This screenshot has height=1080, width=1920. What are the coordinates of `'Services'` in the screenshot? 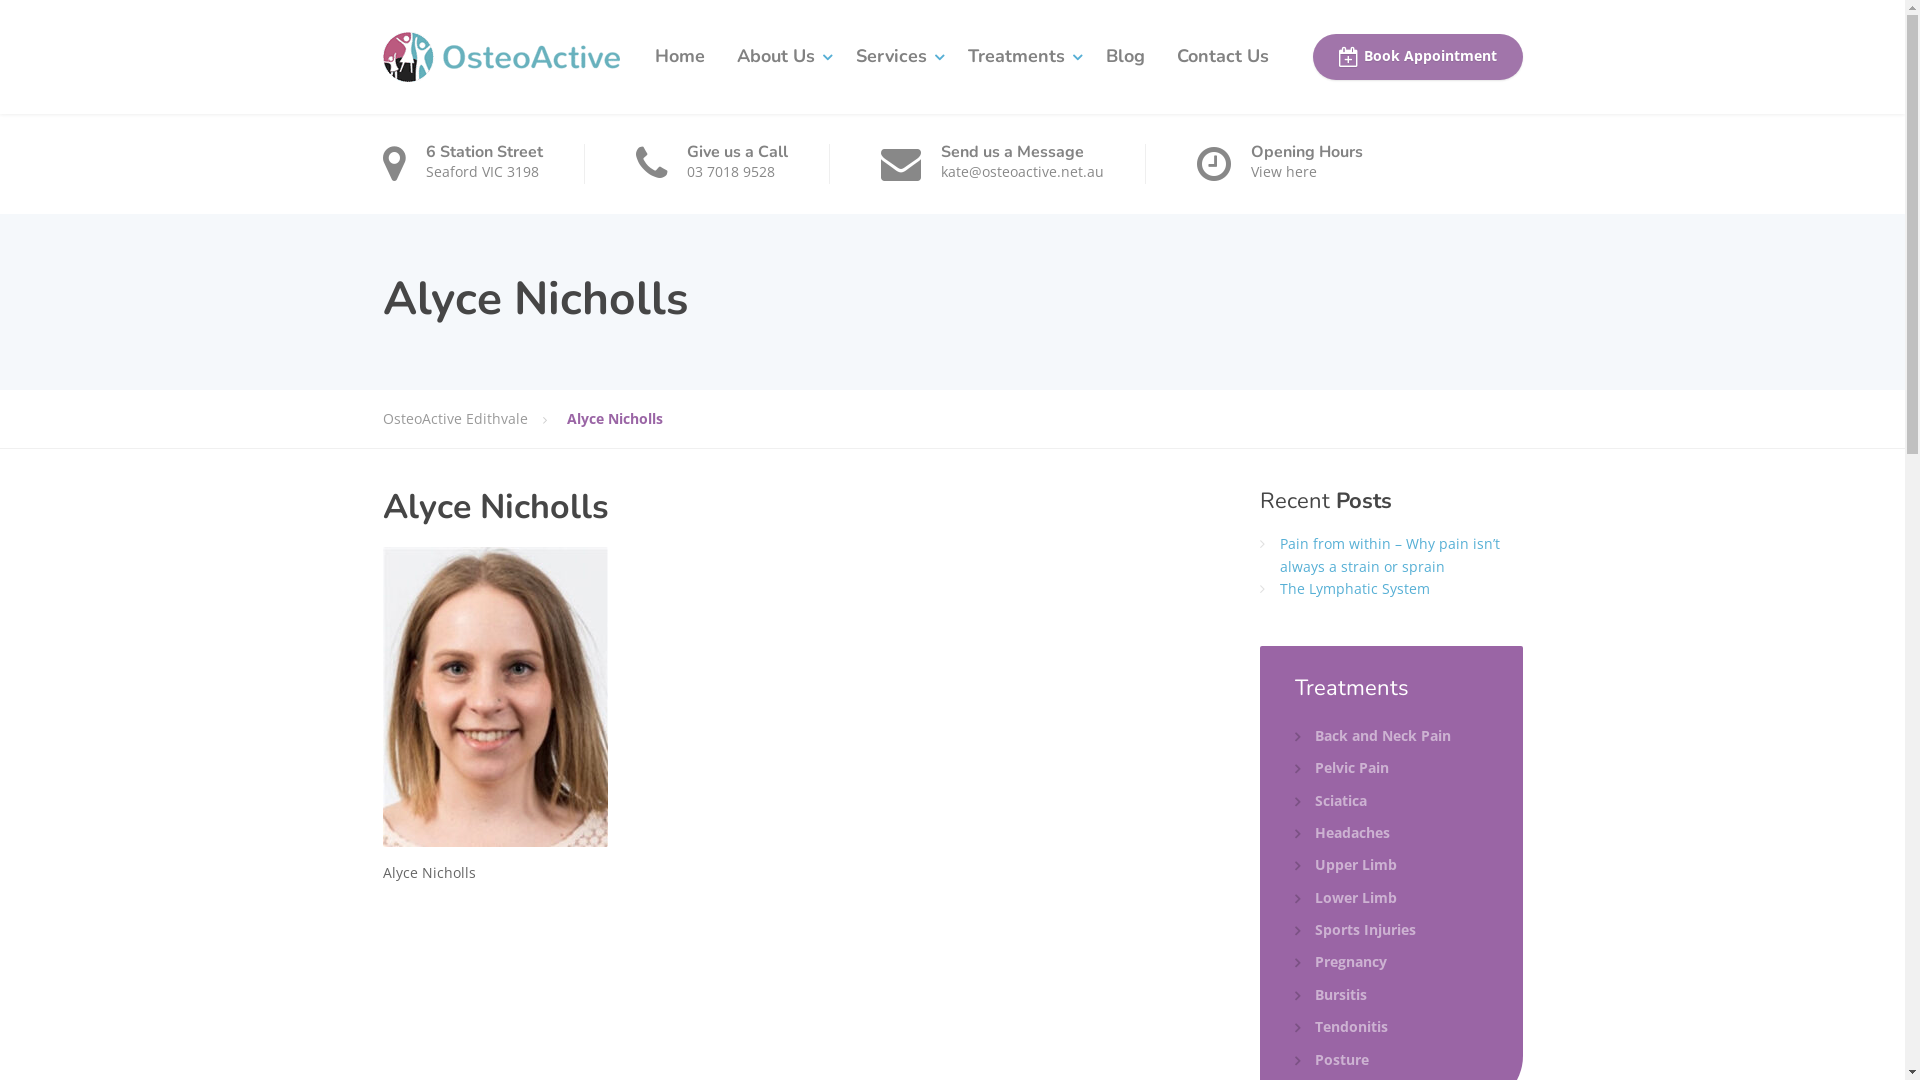 It's located at (895, 56).